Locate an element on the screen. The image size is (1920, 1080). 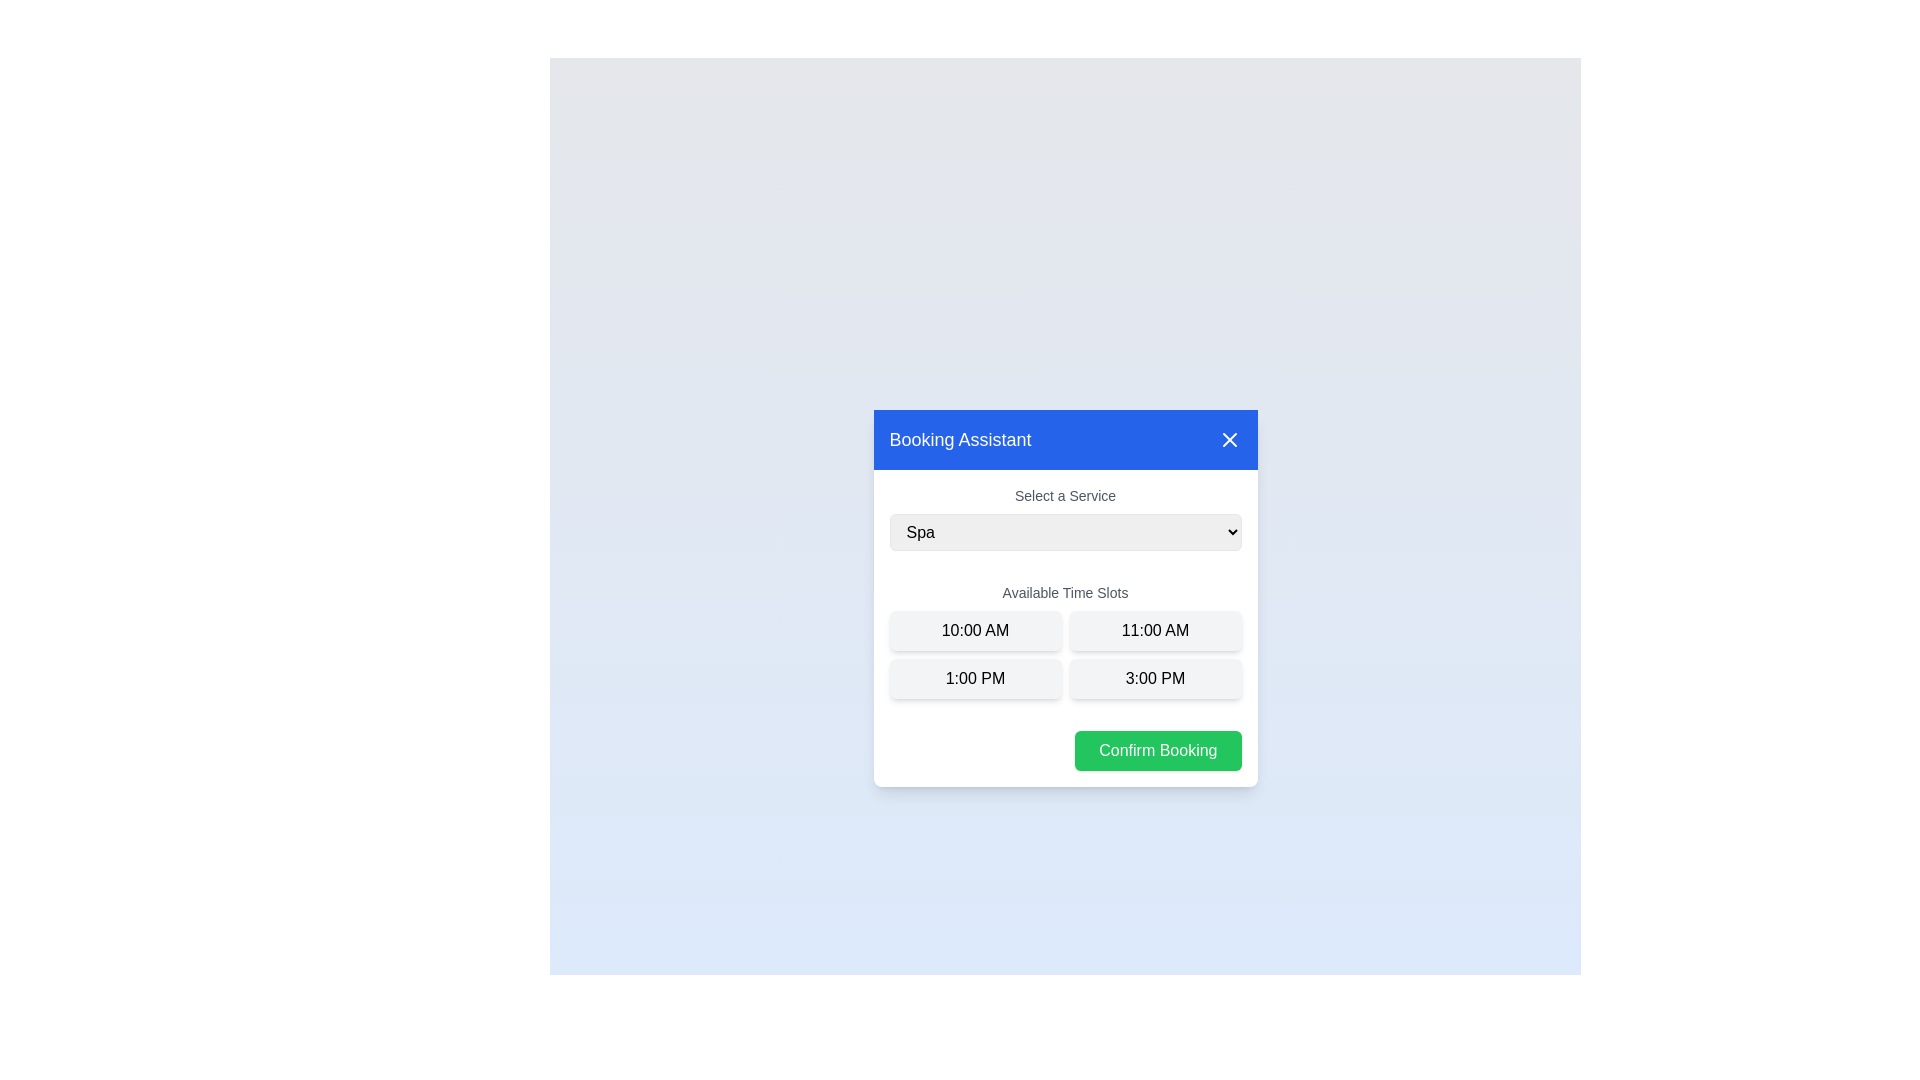
the time slot 3:00 PM by clicking on its button is located at coordinates (1155, 677).